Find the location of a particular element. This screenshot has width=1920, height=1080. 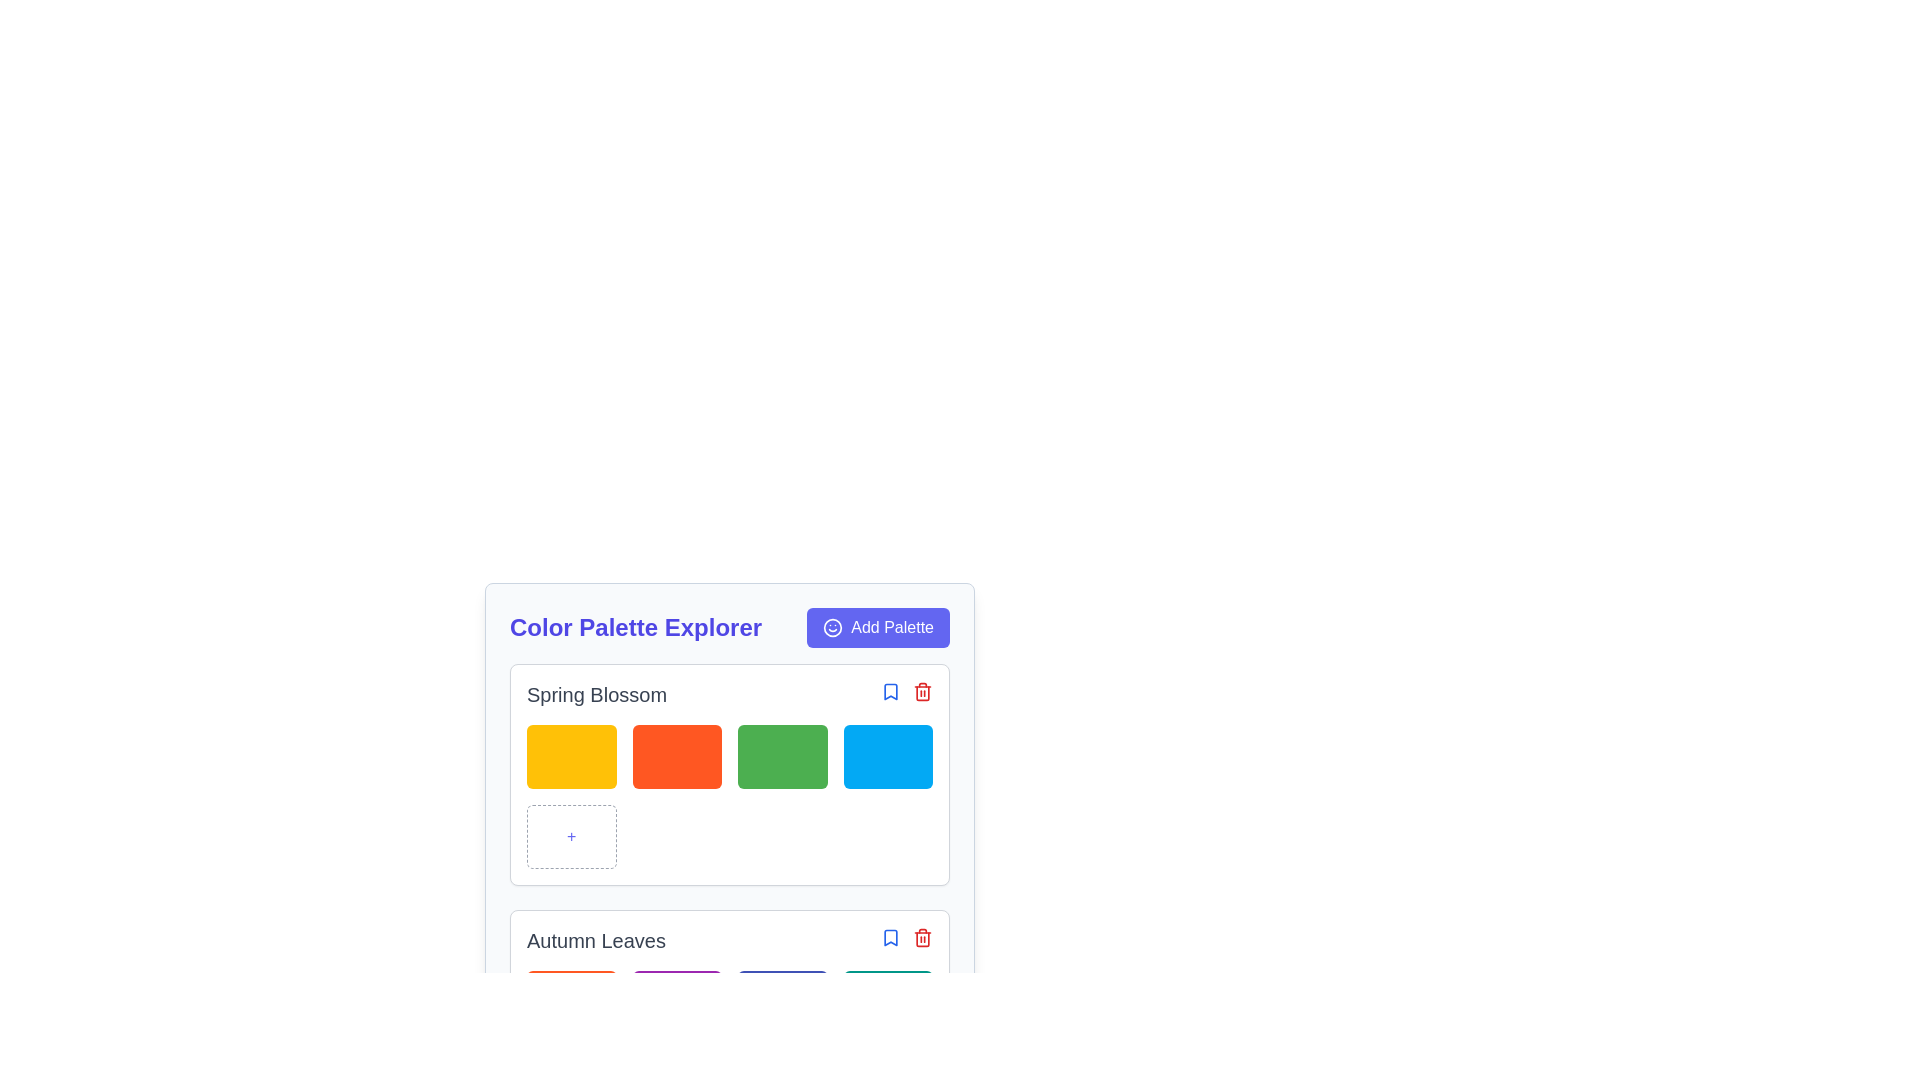

the '+' symbol button in the 'Spring Blossom' palette section, which adds a new item or tile to the current palette is located at coordinates (570, 837).